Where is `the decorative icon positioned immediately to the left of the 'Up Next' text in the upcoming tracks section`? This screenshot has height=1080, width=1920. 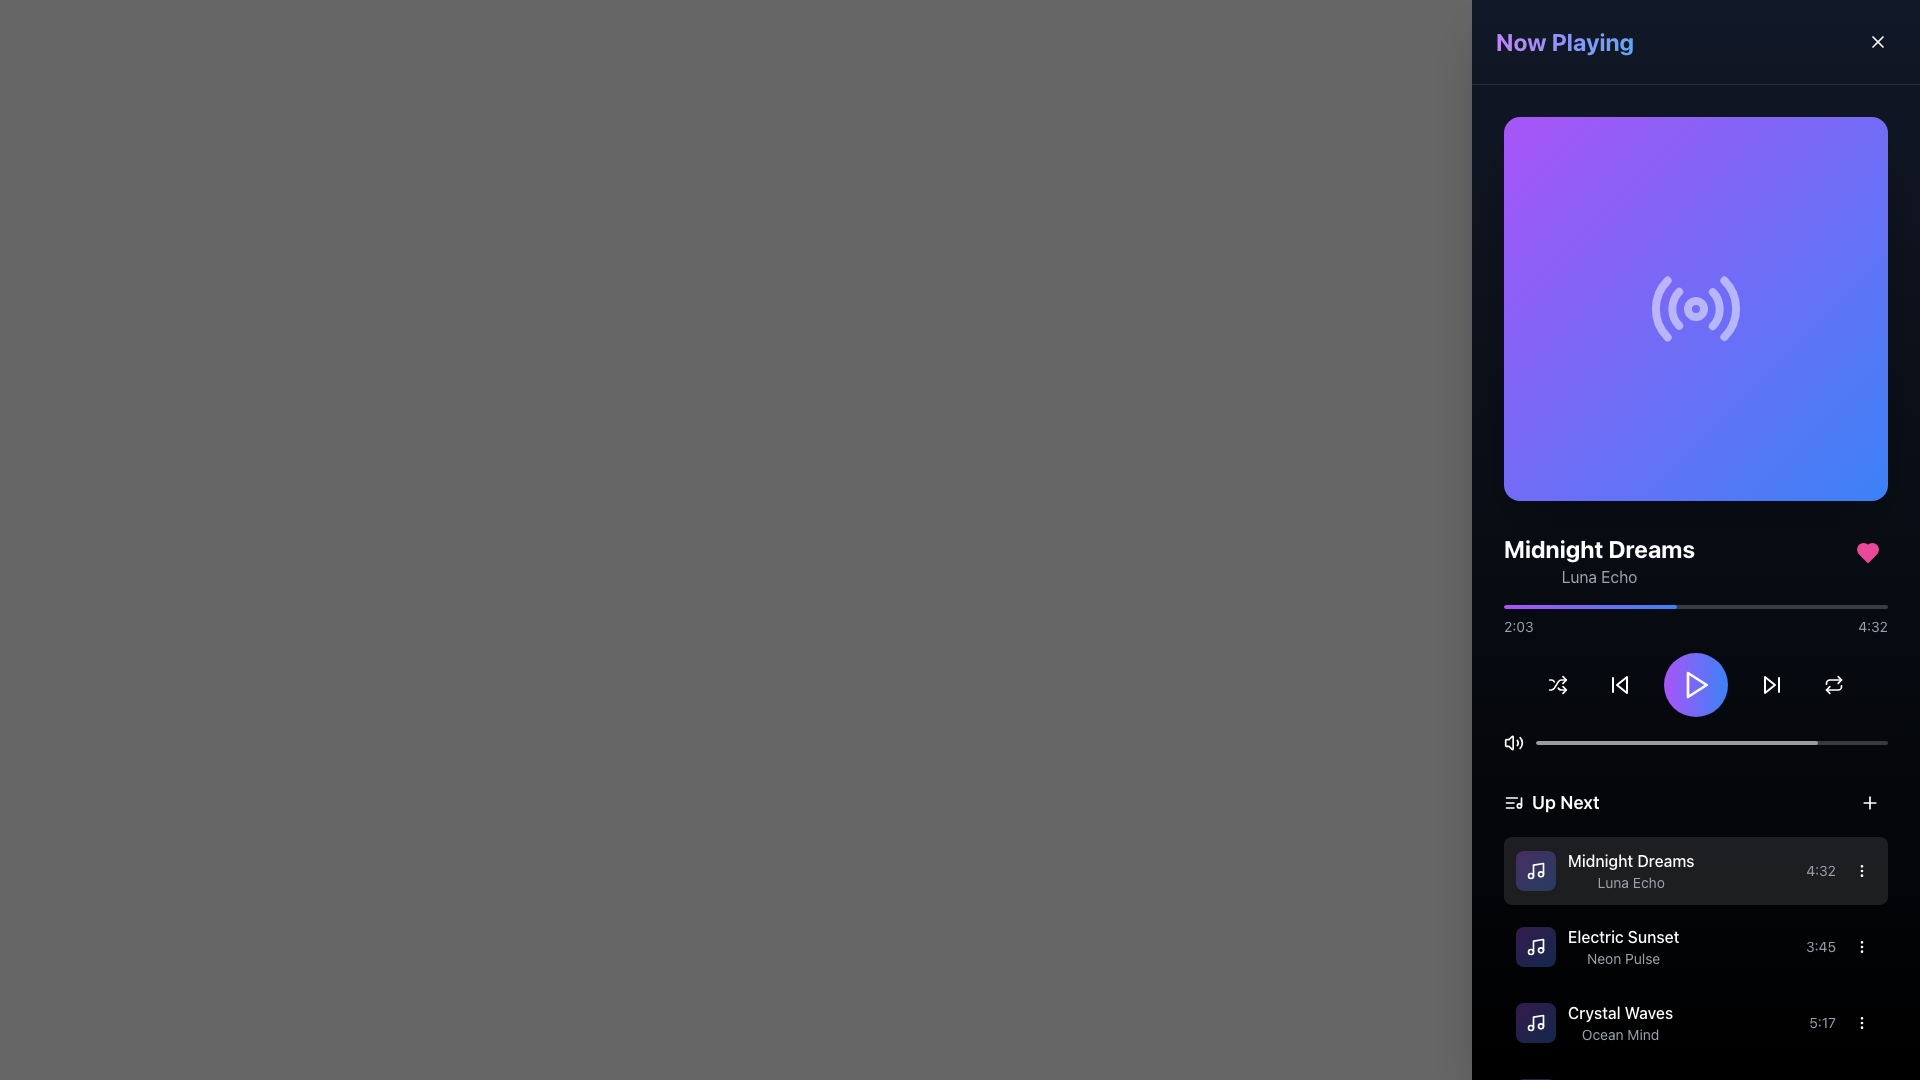 the decorative icon positioned immediately to the left of the 'Up Next' text in the upcoming tracks section is located at coordinates (1513, 801).